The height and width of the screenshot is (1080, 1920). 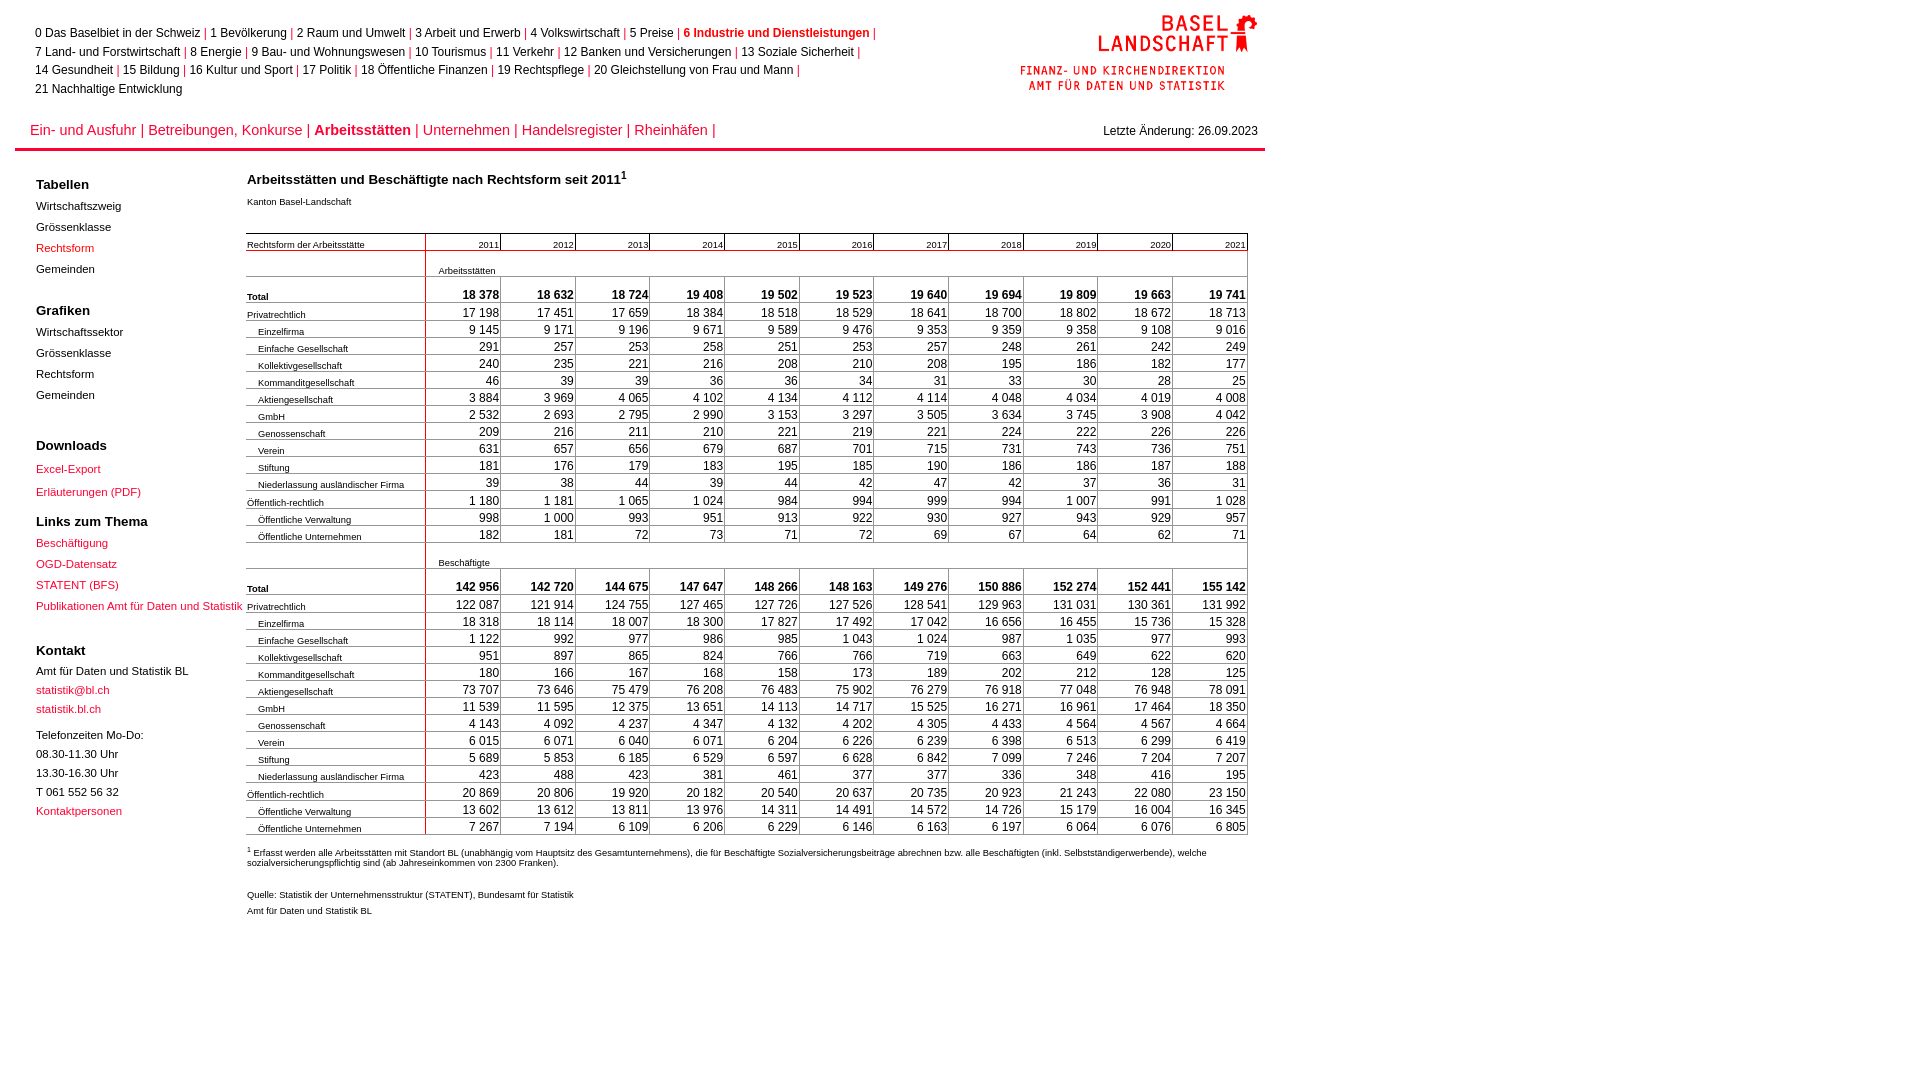 I want to click on 'Wirtschaftssektor', so click(x=79, y=330).